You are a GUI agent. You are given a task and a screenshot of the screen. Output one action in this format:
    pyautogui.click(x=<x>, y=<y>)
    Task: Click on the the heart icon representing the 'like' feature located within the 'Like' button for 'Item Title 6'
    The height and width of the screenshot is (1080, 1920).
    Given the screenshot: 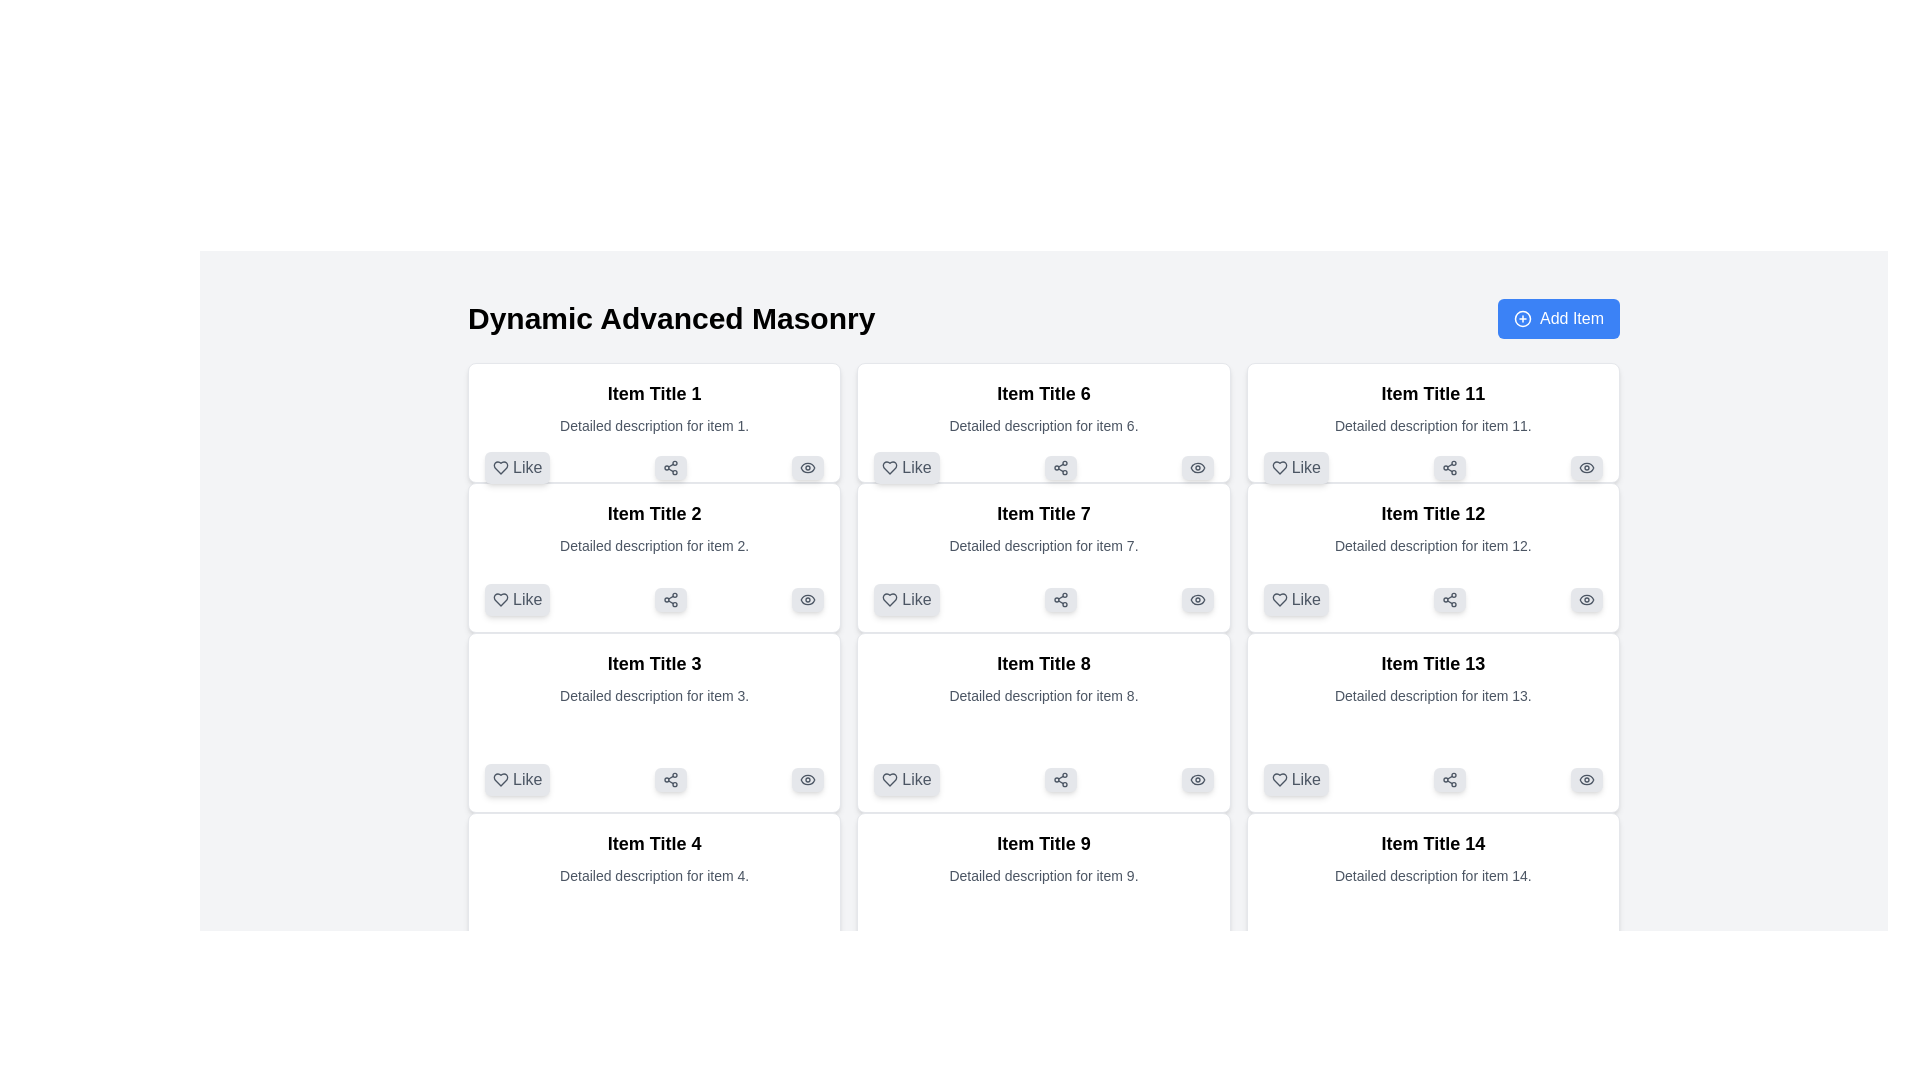 What is the action you would take?
    pyautogui.click(x=889, y=467)
    